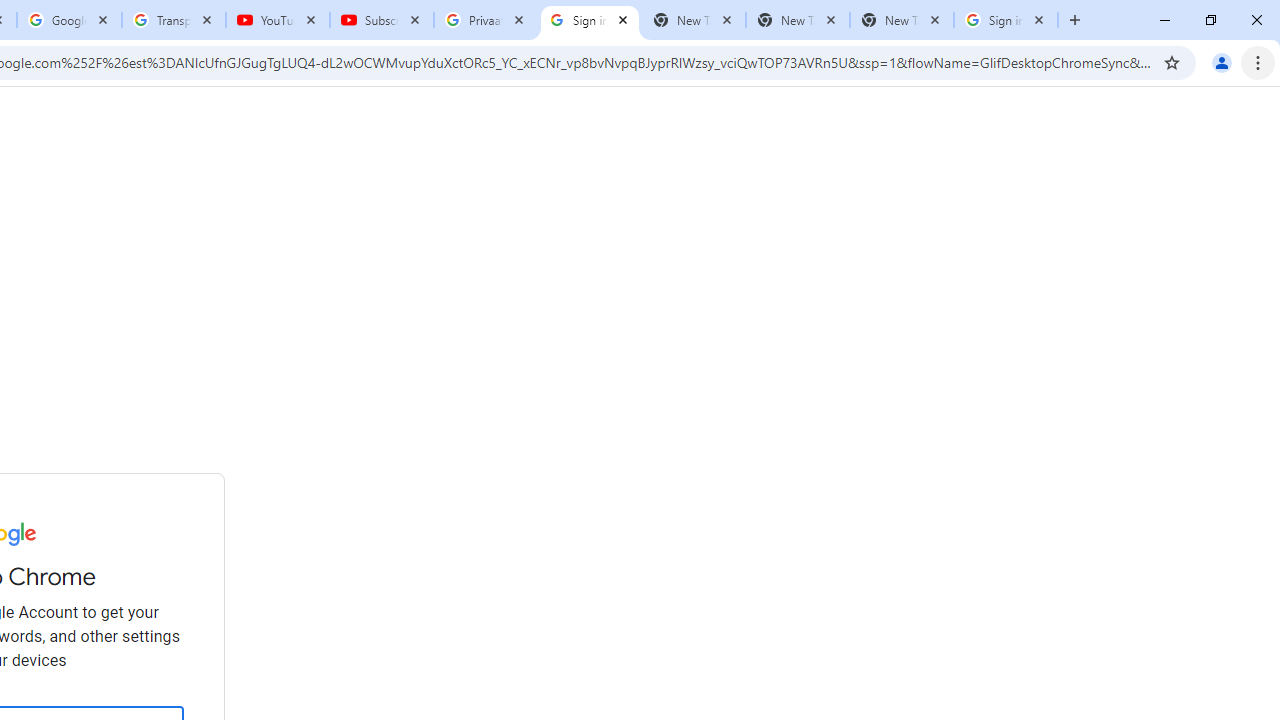 Image resolution: width=1280 pixels, height=720 pixels. I want to click on 'YouTube', so click(277, 20).